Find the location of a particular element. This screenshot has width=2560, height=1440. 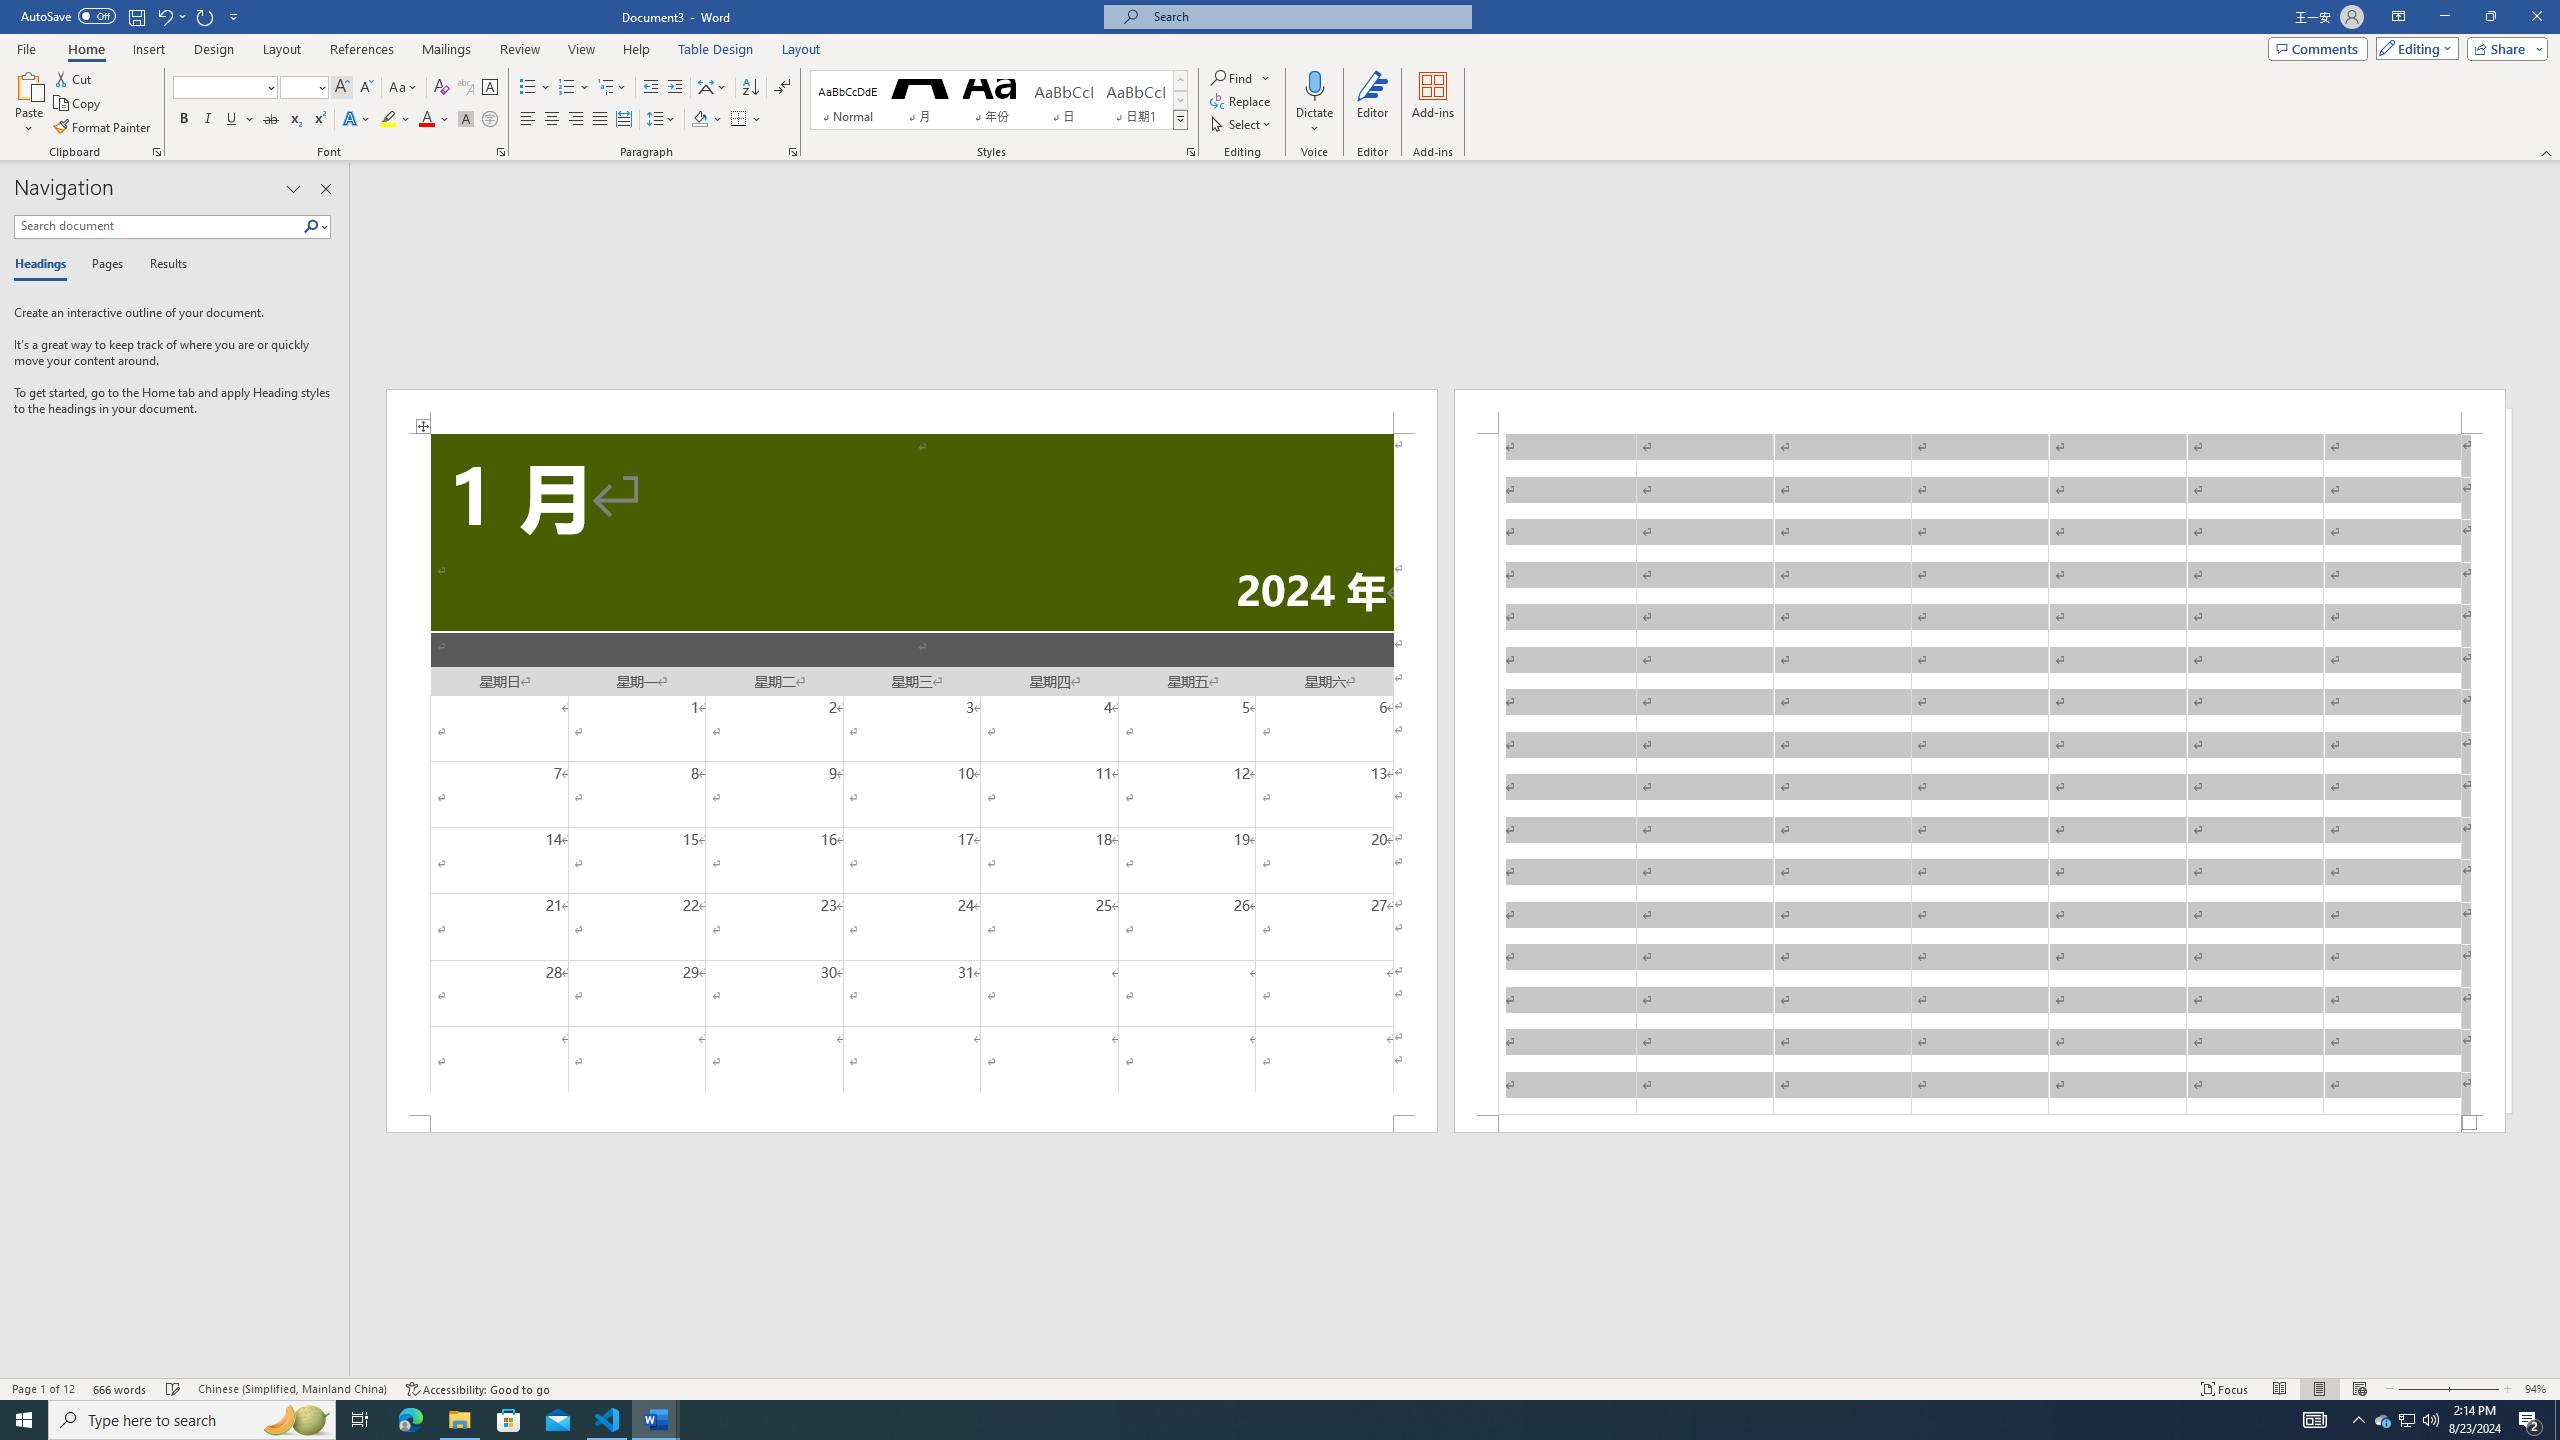

'Page 2 content' is located at coordinates (1980, 773).